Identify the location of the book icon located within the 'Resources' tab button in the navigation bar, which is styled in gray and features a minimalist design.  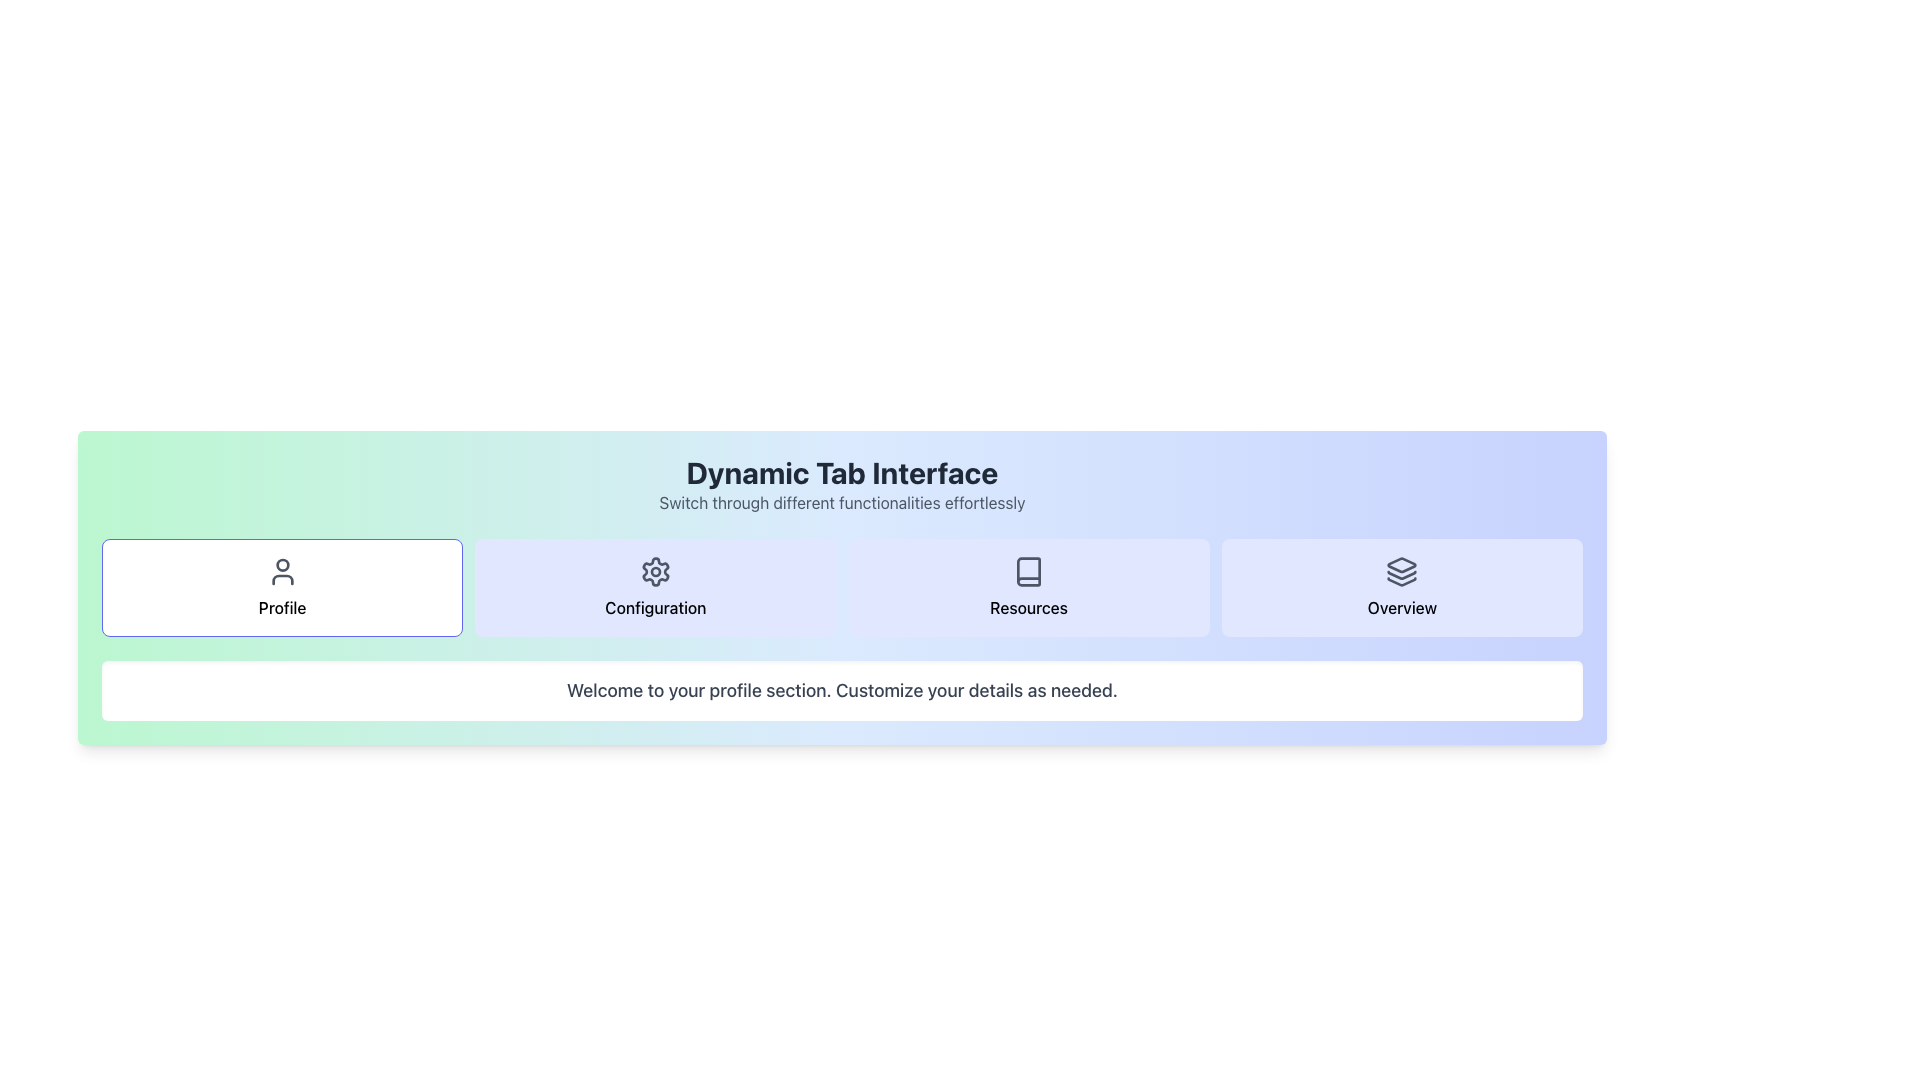
(1029, 571).